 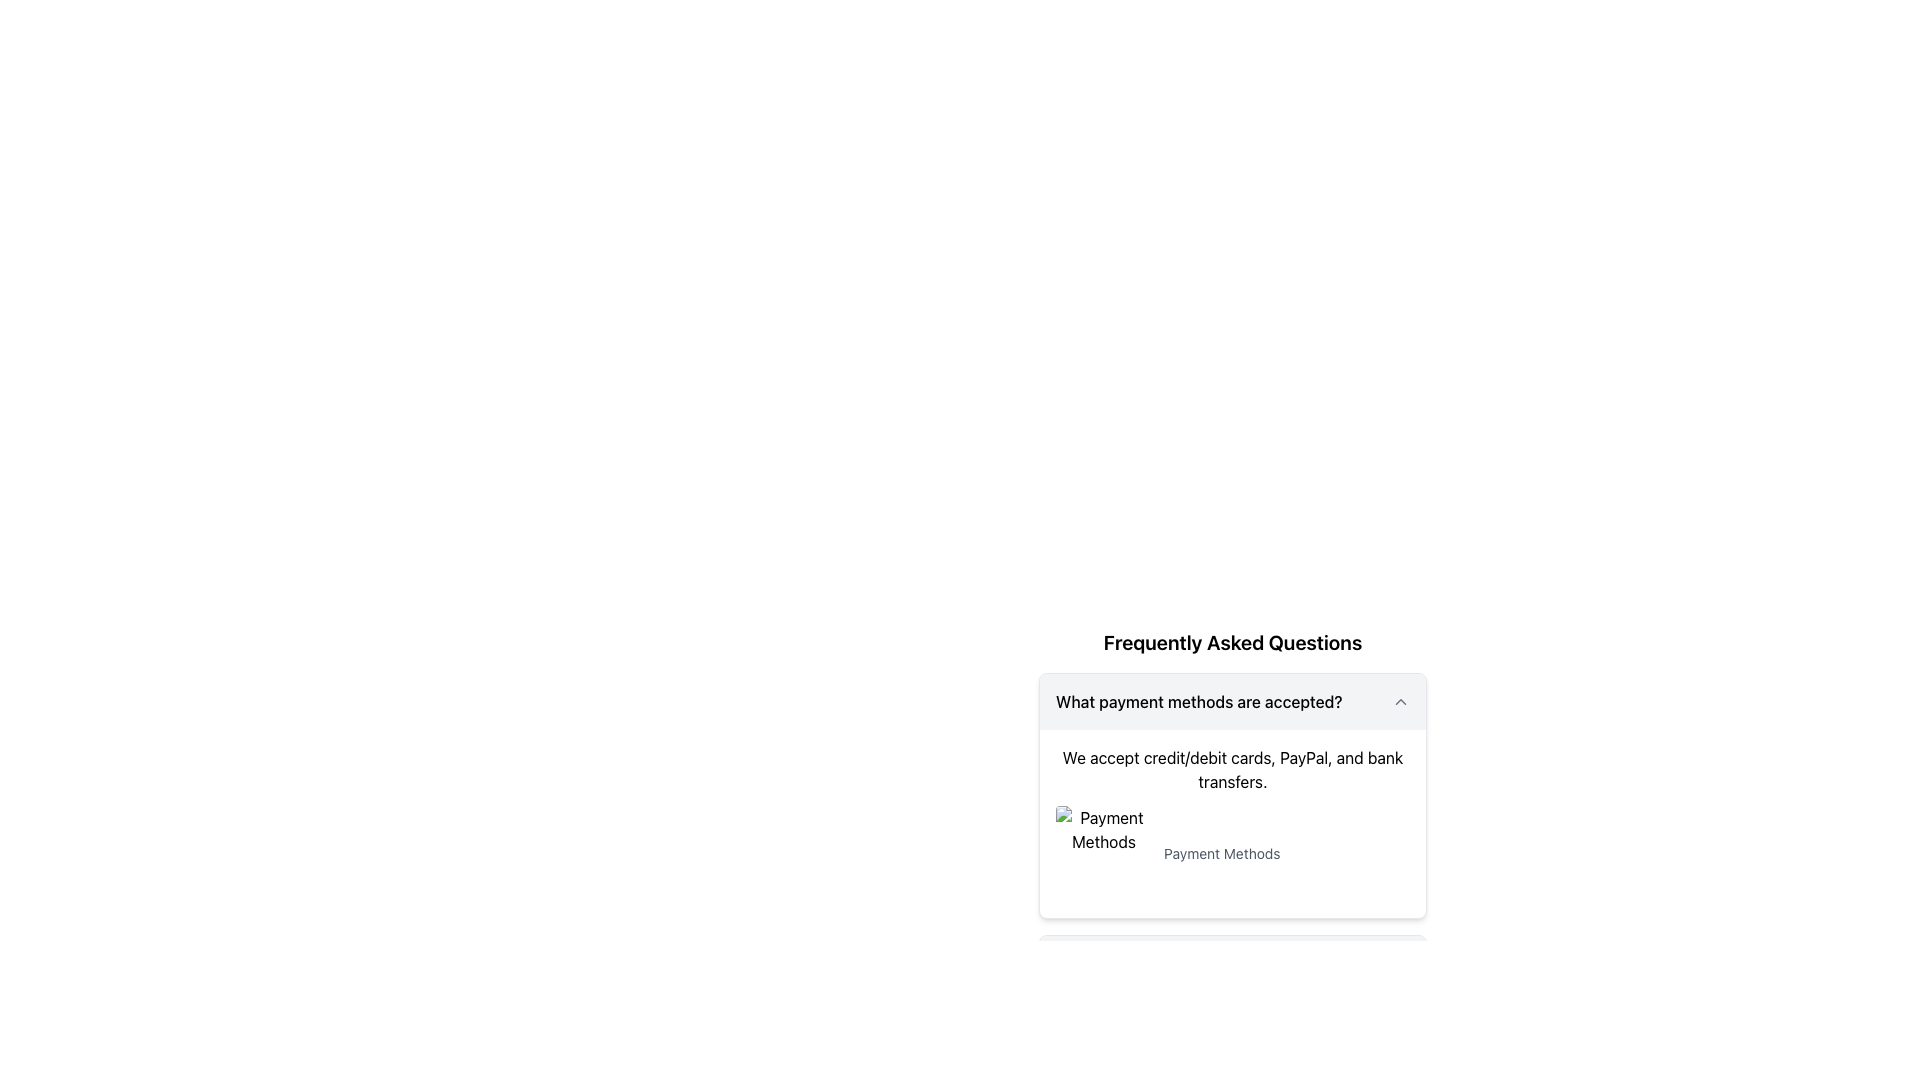 What do you see at coordinates (1232, 760) in the screenshot?
I see `the Frequently Asked Questions section containing the question 'What payment methods are accepted?' to read its content` at bounding box center [1232, 760].